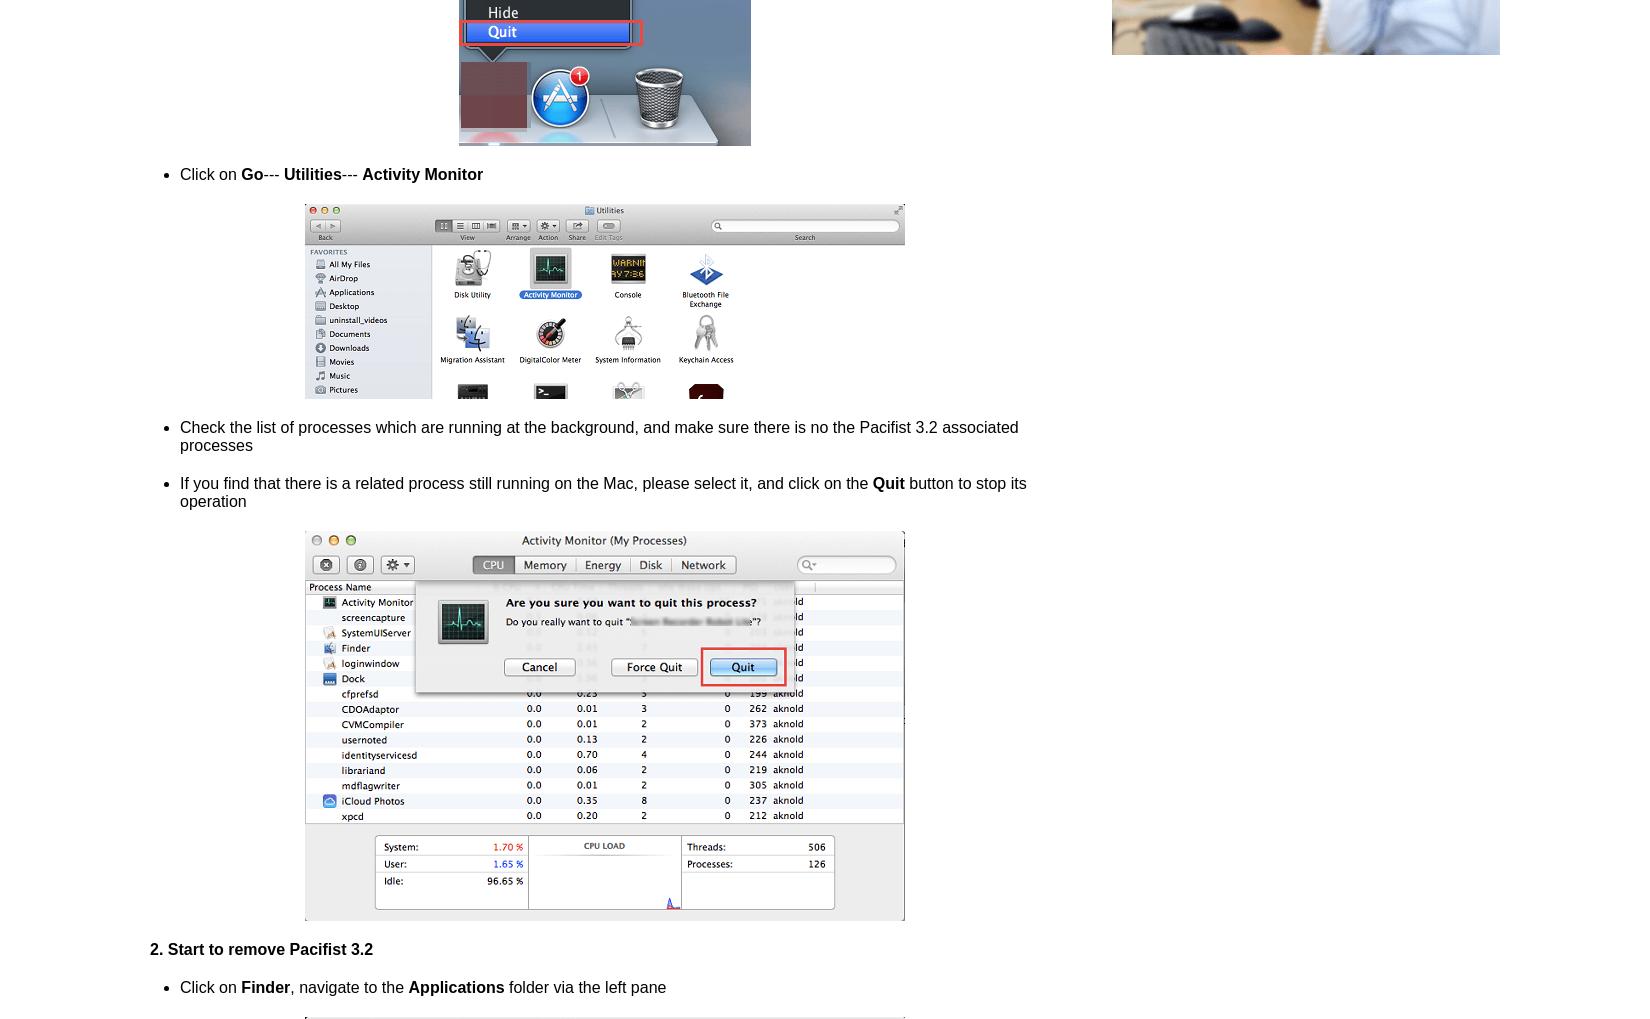 This screenshot has height=1019, width=1650. What do you see at coordinates (455, 987) in the screenshot?
I see `'Applications'` at bounding box center [455, 987].